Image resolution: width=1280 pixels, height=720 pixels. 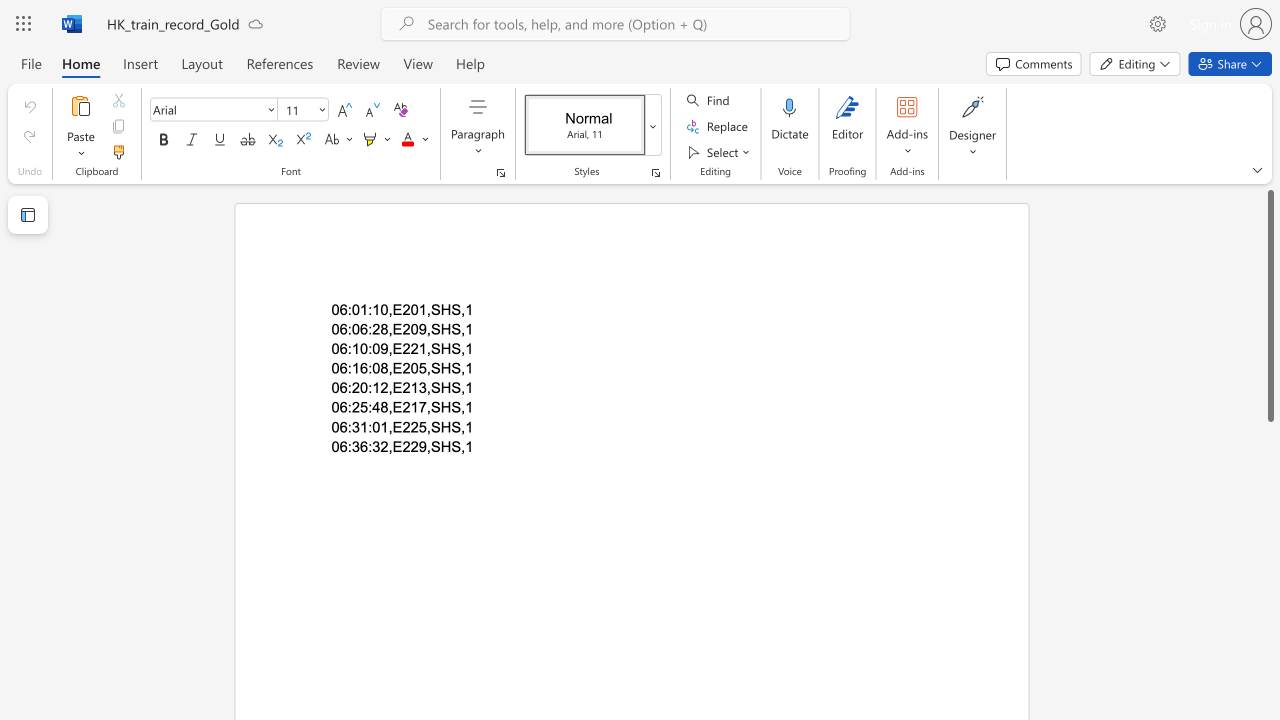 I want to click on the scrollbar on the right side to scroll the page down, so click(x=1269, y=688).